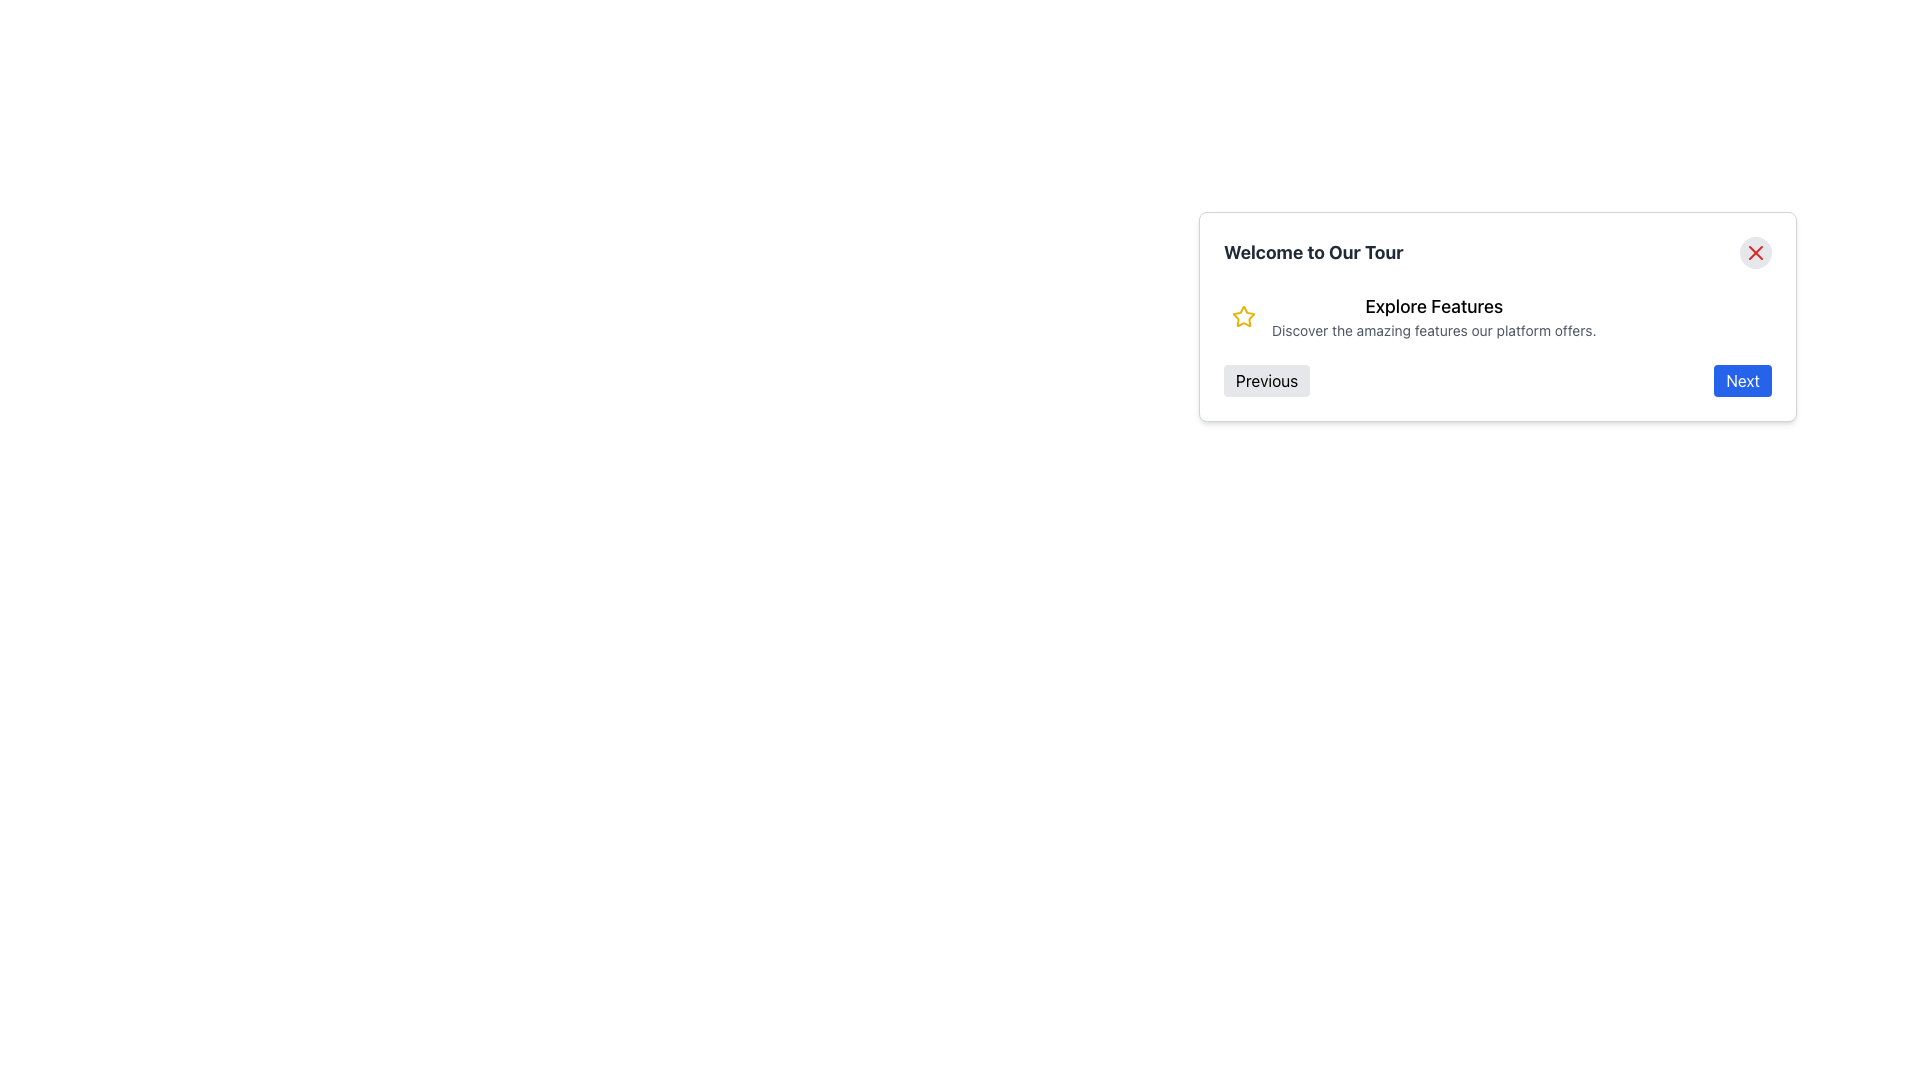  Describe the element at coordinates (1755, 252) in the screenshot. I see `the Close button located in the top-right corner of the modal dialog titled 'Welcome to Our Tour'` at that location.